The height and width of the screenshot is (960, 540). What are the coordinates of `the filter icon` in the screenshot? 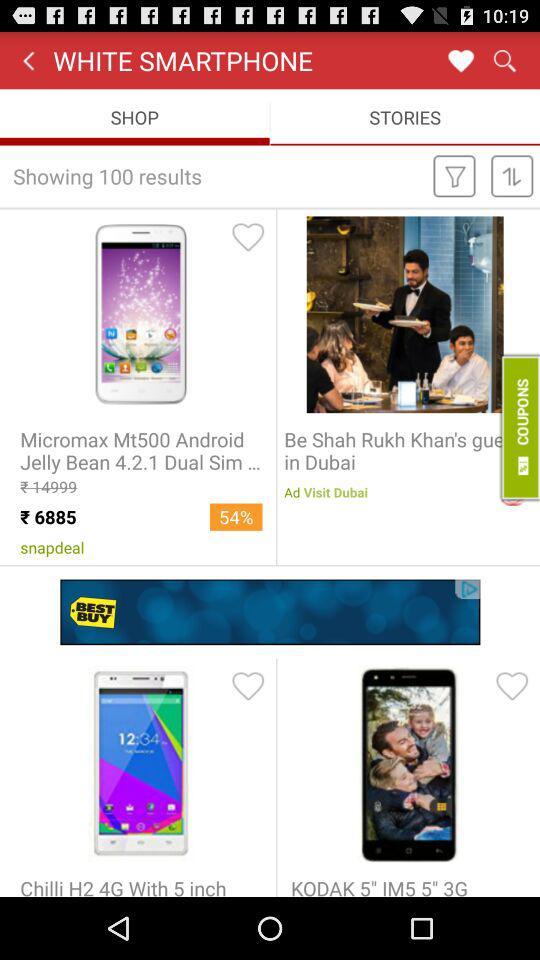 It's located at (454, 188).